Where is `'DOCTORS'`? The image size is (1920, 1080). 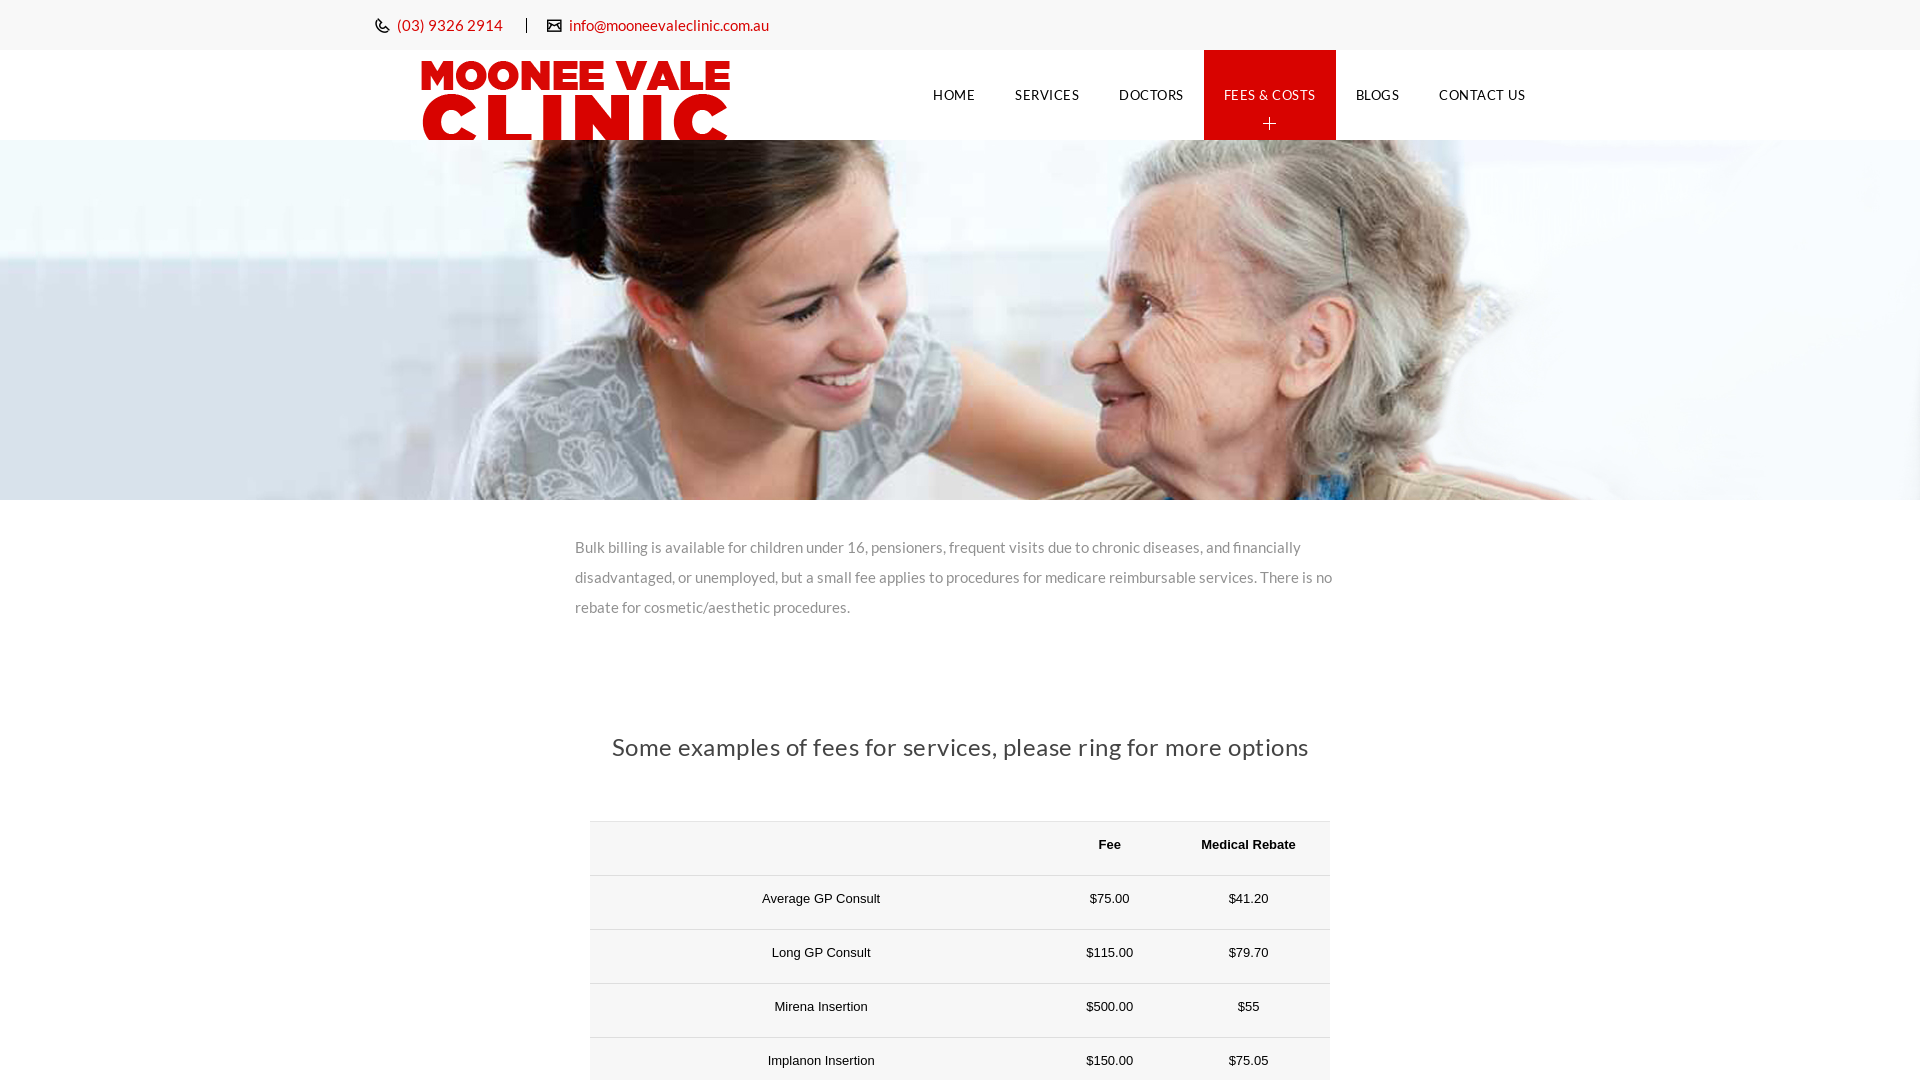 'DOCTORS' is located at coordinates (1151, 95).